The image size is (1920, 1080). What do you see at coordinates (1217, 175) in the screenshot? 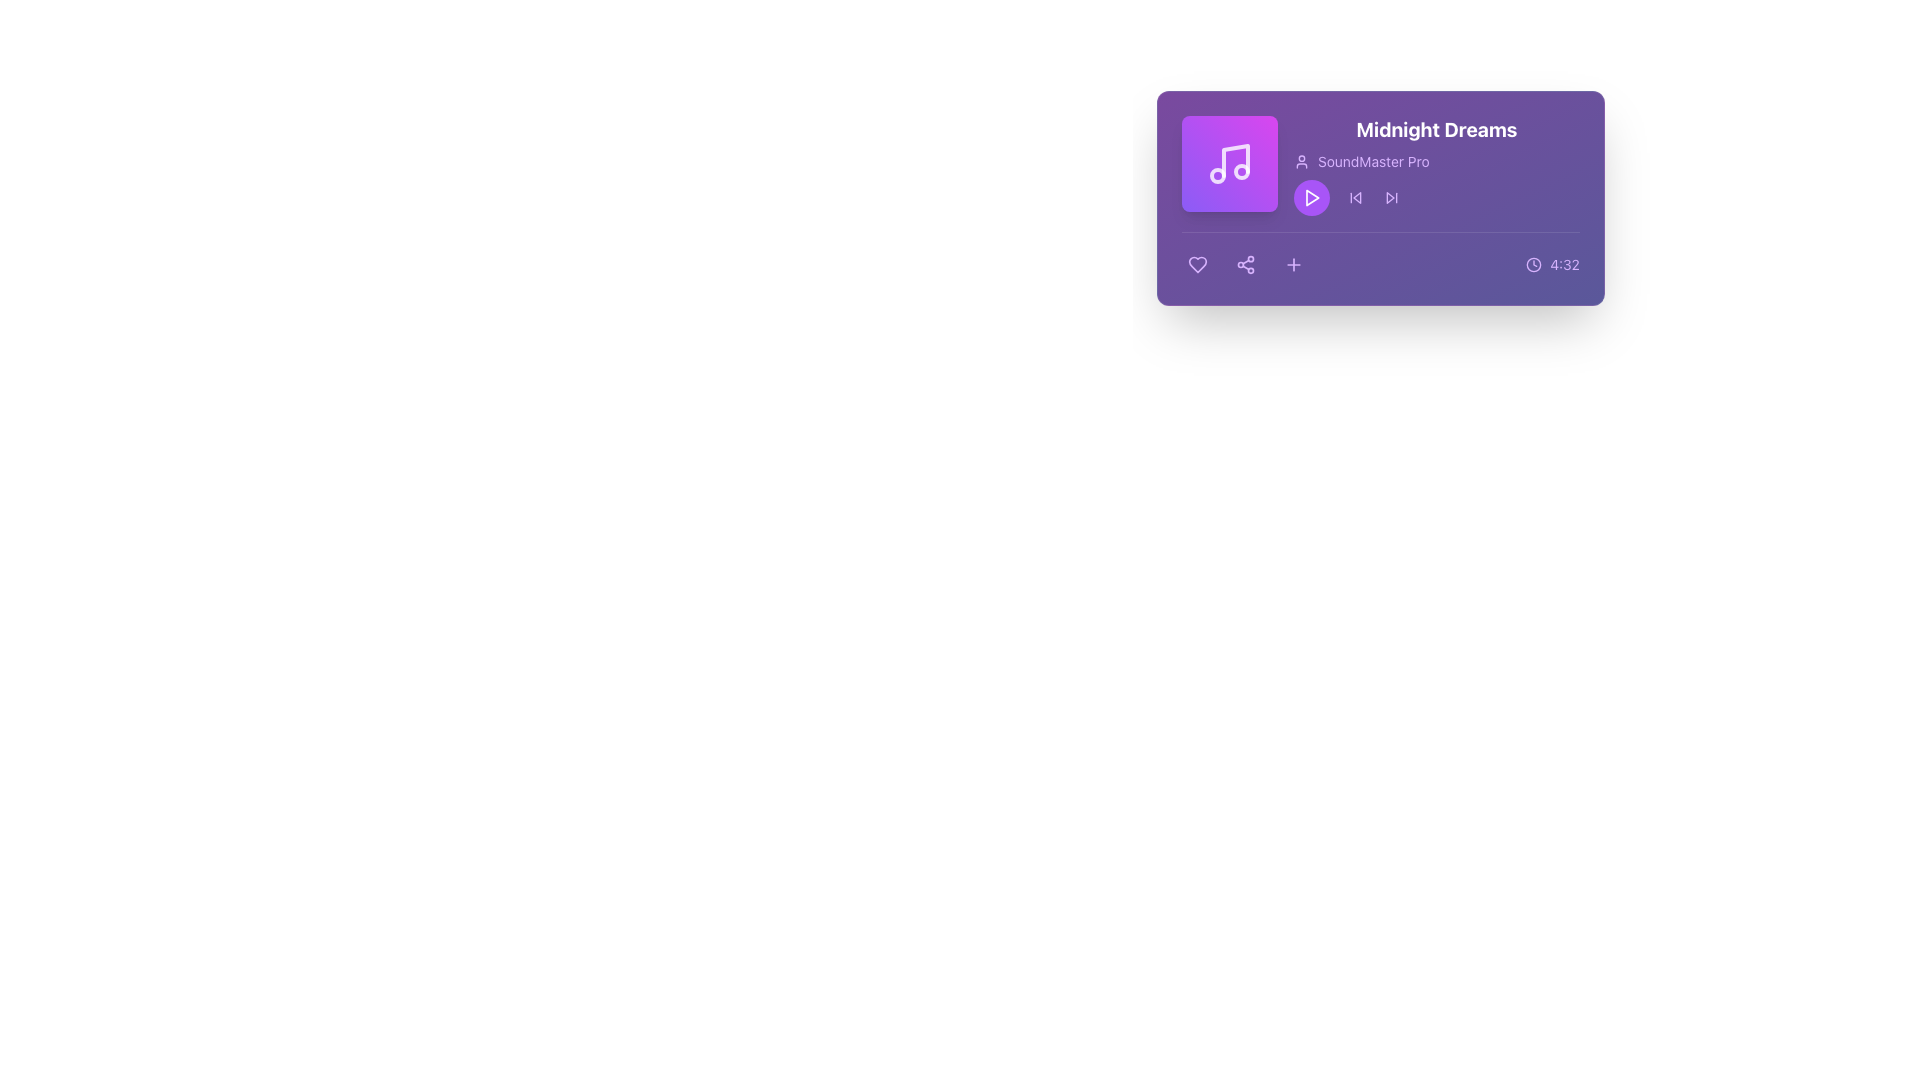
I see `the middle circle of the decorative SVG music note graphic located in the top-right section of the music player interface` at bounding box center [1217, 175].